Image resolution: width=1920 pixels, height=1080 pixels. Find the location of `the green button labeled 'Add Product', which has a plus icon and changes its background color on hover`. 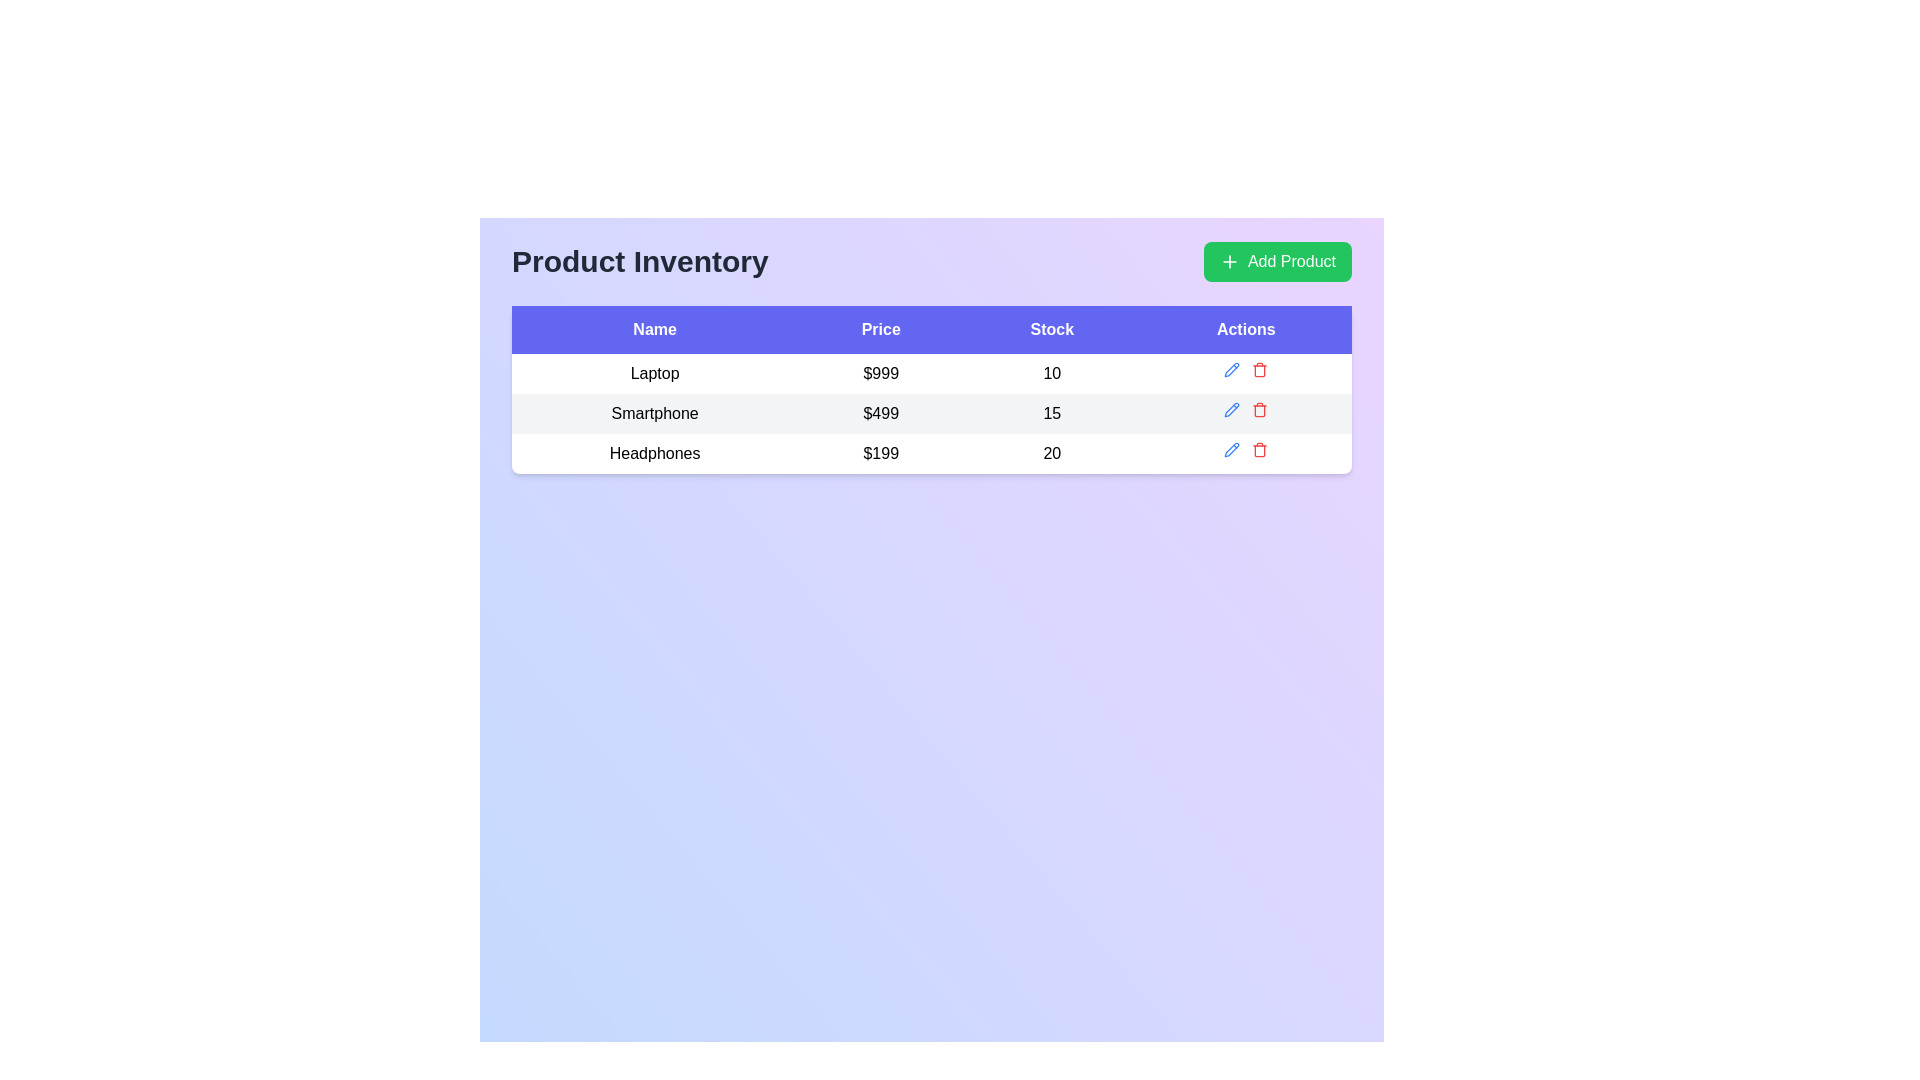

the green button labeled 'Add Product', which has a plus icon and changes its background color on hover is located at coordinates (1276, 261).